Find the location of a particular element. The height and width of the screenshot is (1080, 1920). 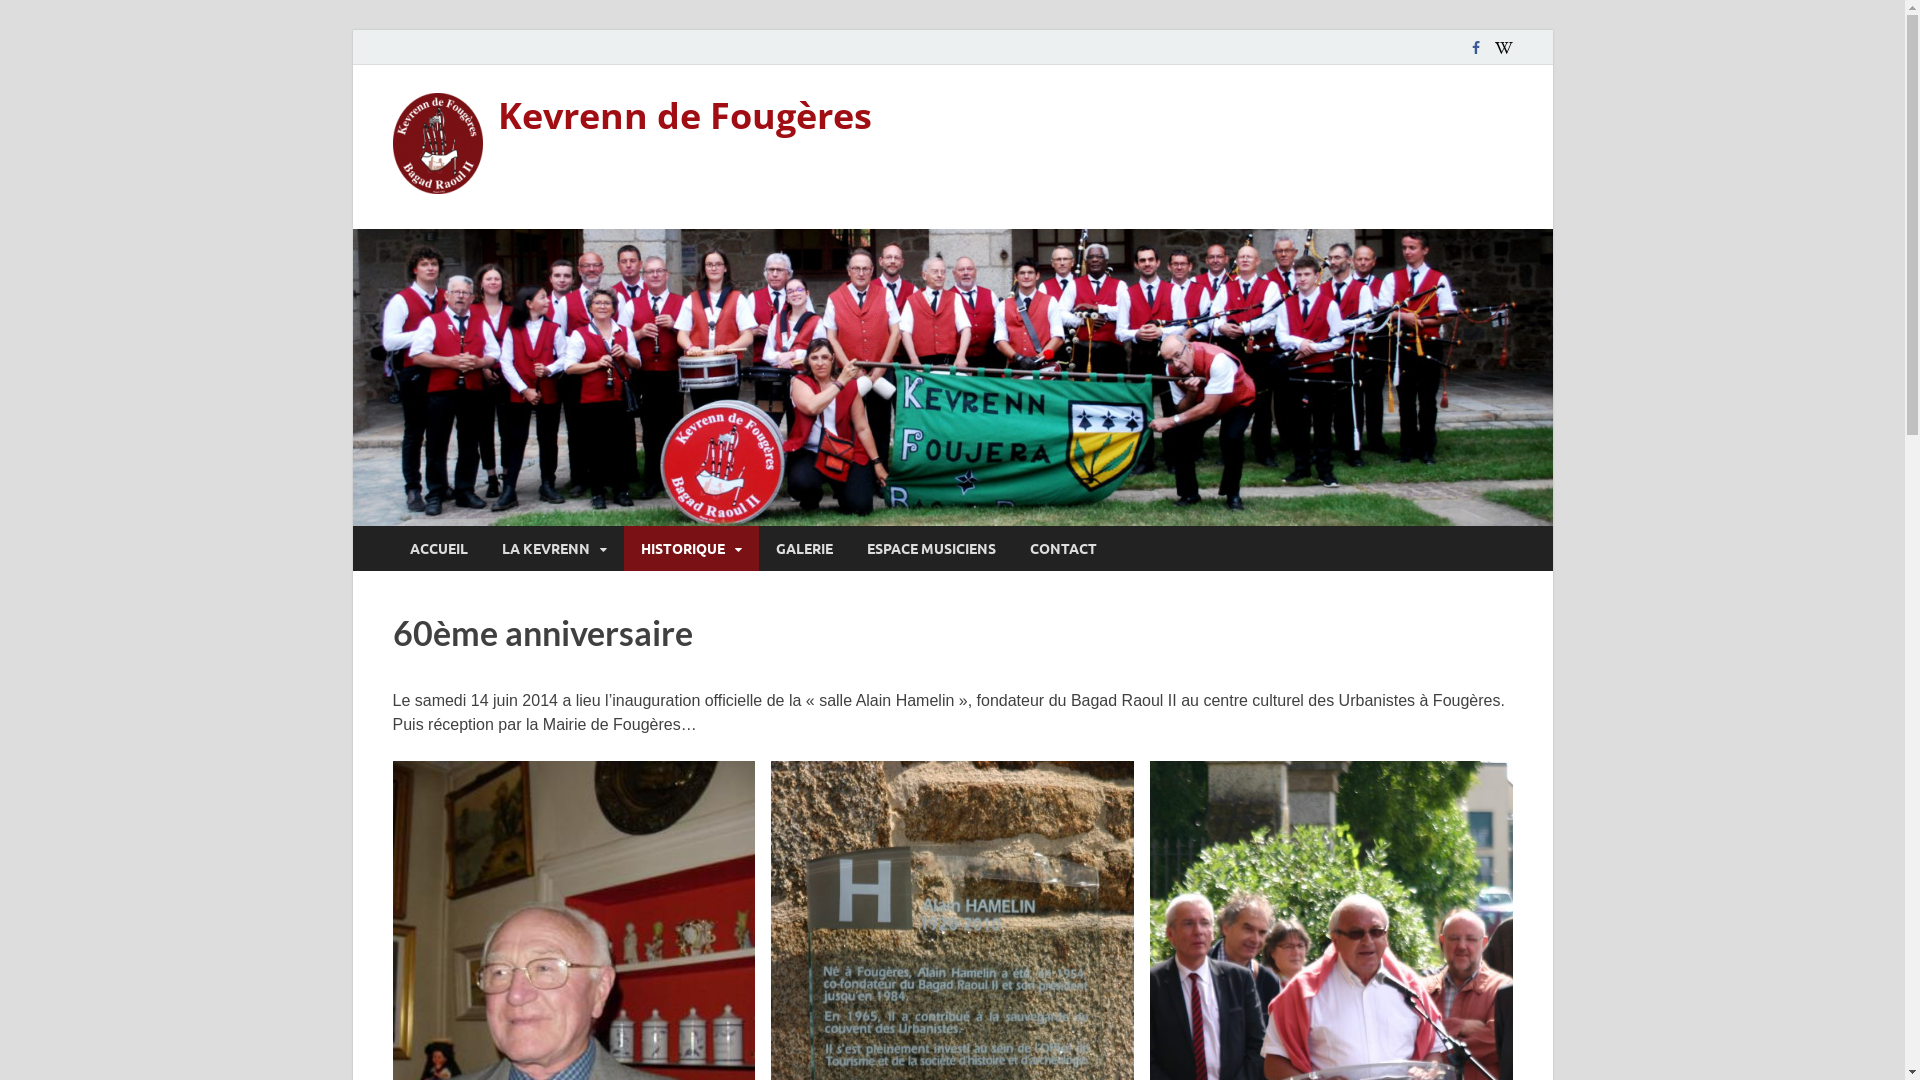

'HISTORIQUE' is located at coordinates (623, 548).